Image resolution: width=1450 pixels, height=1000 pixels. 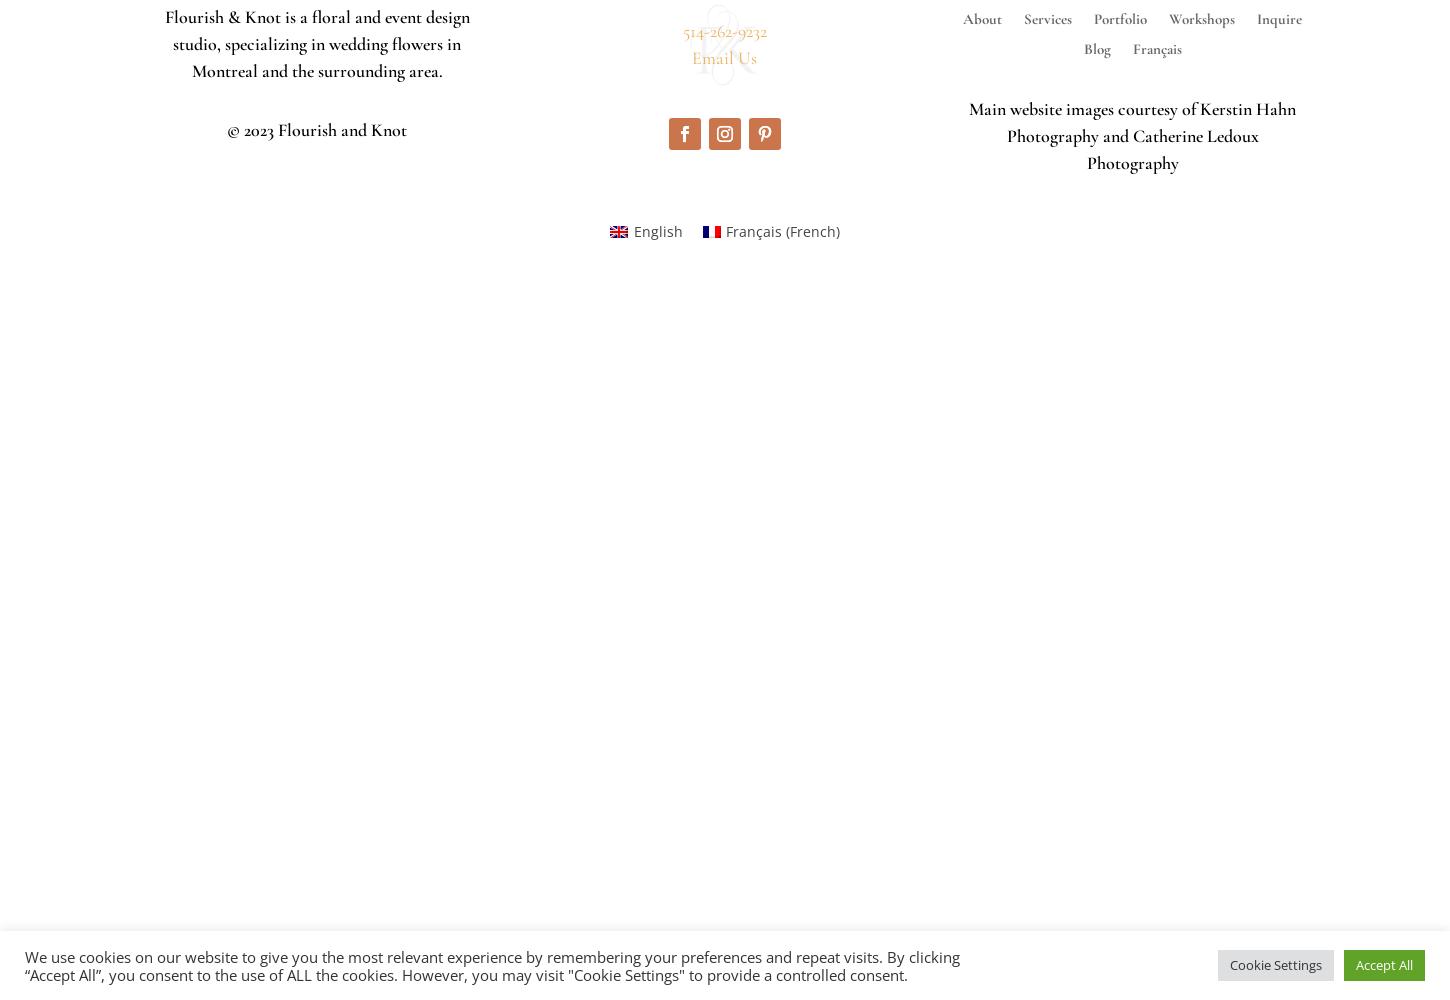 I want to click on '(', so click(x=786, y=230).